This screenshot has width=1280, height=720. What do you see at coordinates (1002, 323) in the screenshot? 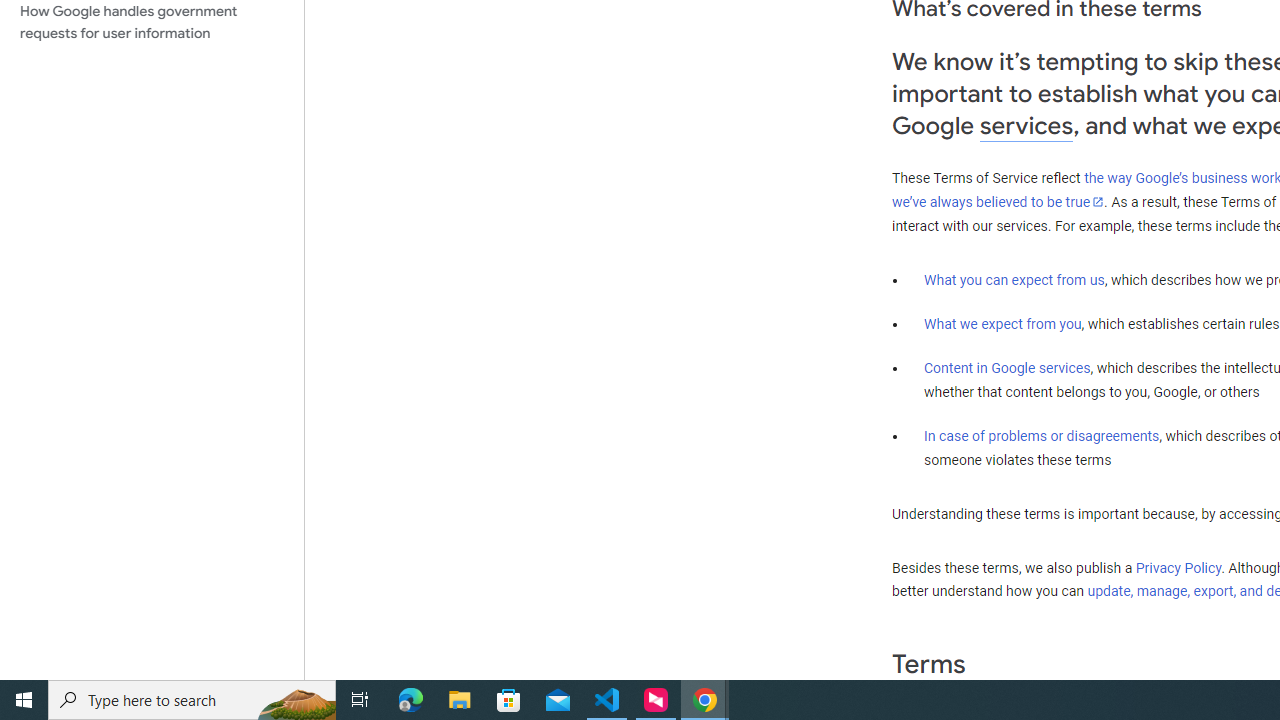
I see `'What we expect from you'` at bounding box center [1002, 323].